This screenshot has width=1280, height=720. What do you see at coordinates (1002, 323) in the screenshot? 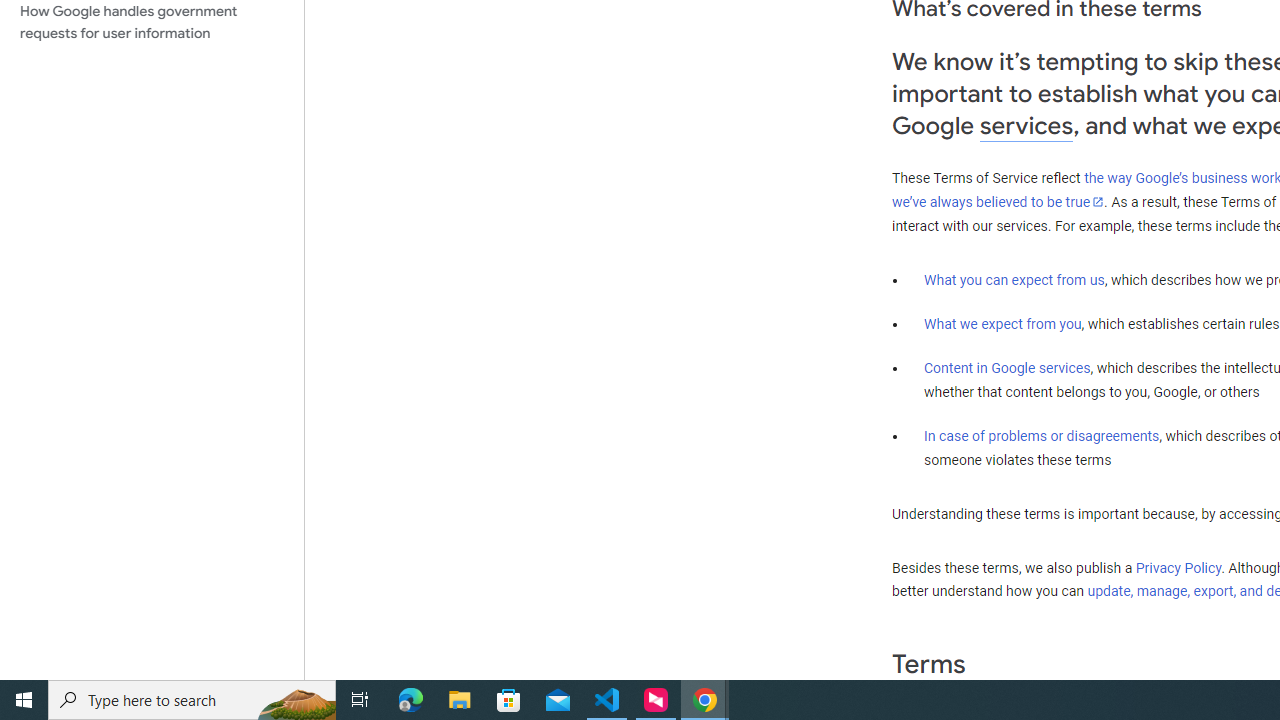
I see `'What we expect from you'` at bounding box center [1002, 323].